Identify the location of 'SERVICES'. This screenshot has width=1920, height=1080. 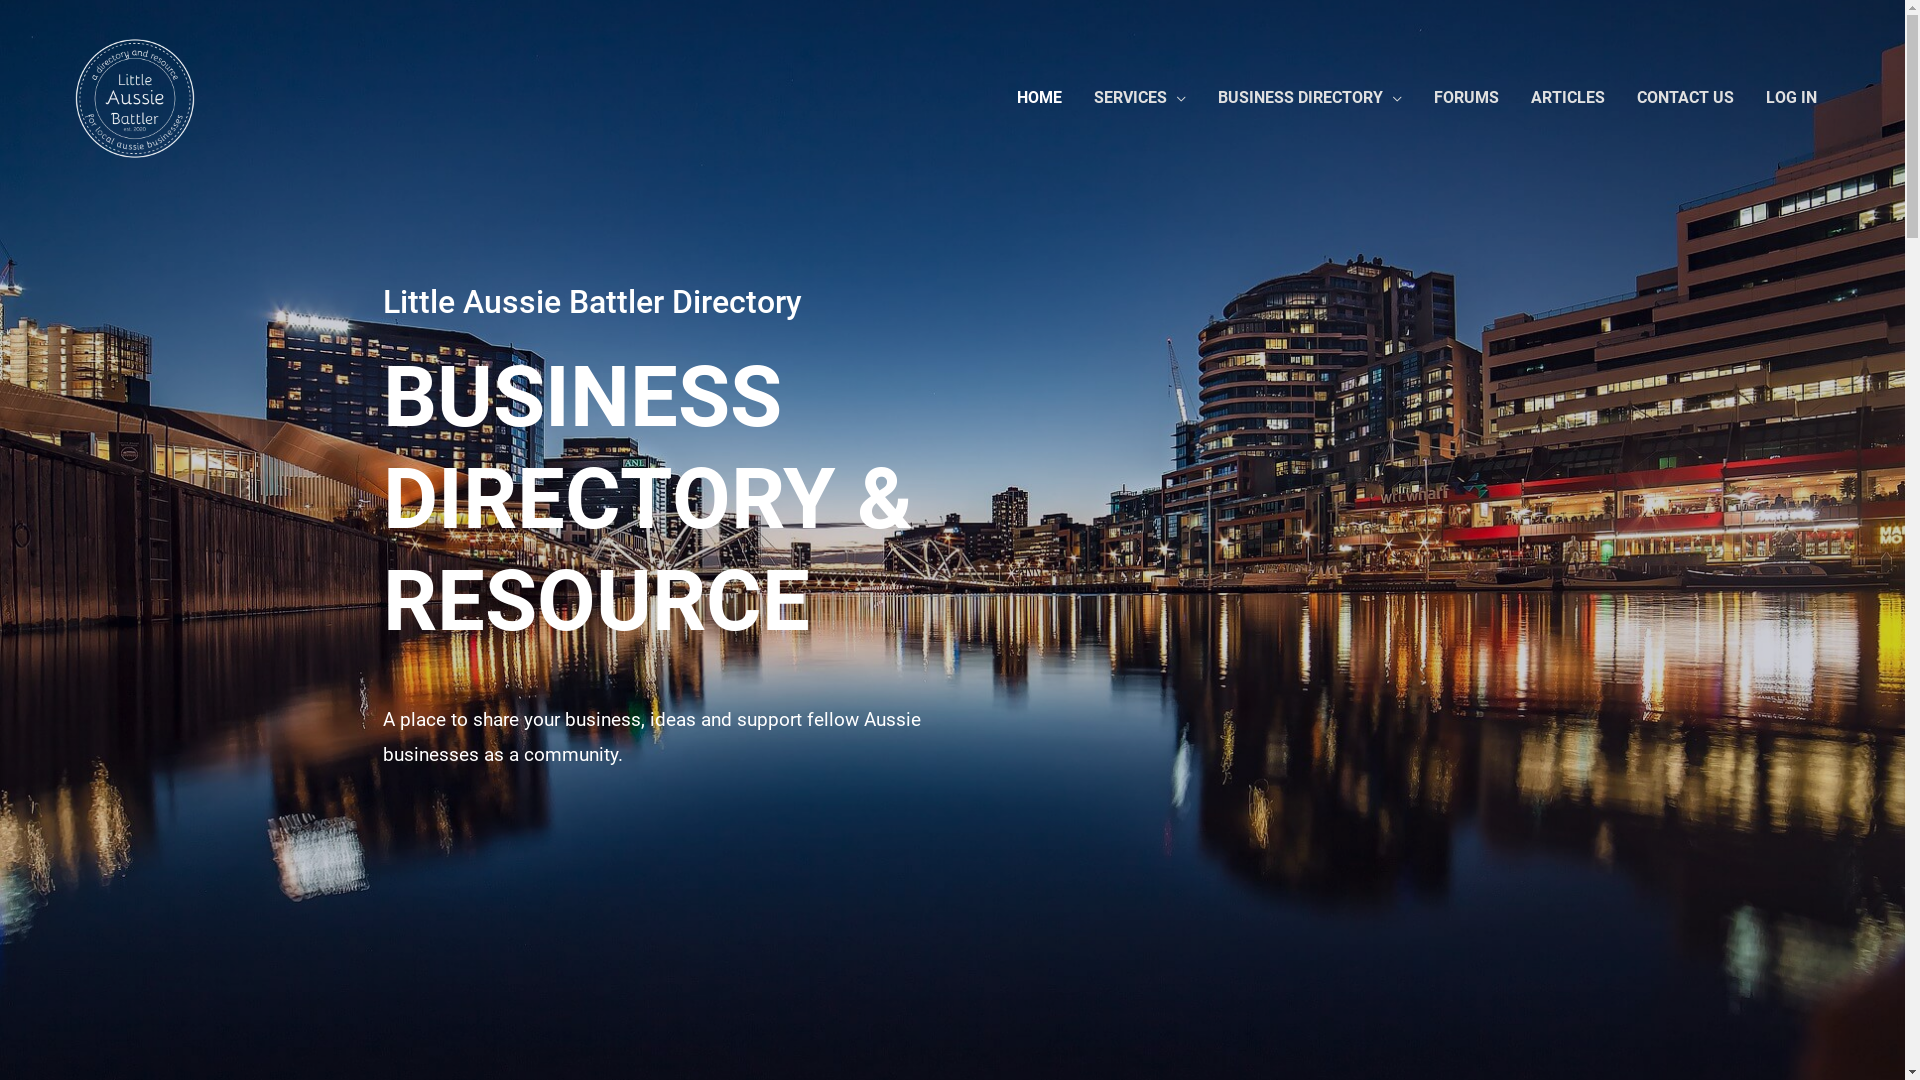
(1140, 97).